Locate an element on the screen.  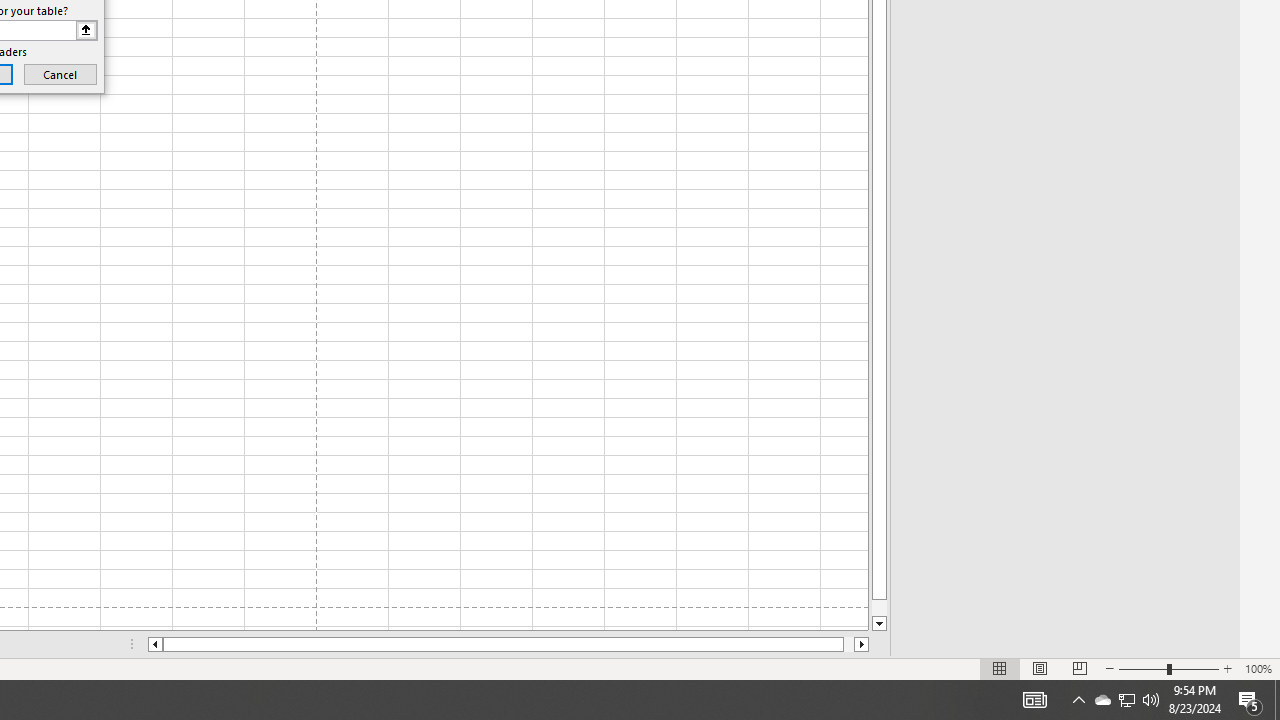
'Zoom Out' is located at coordinates (1143, 669).